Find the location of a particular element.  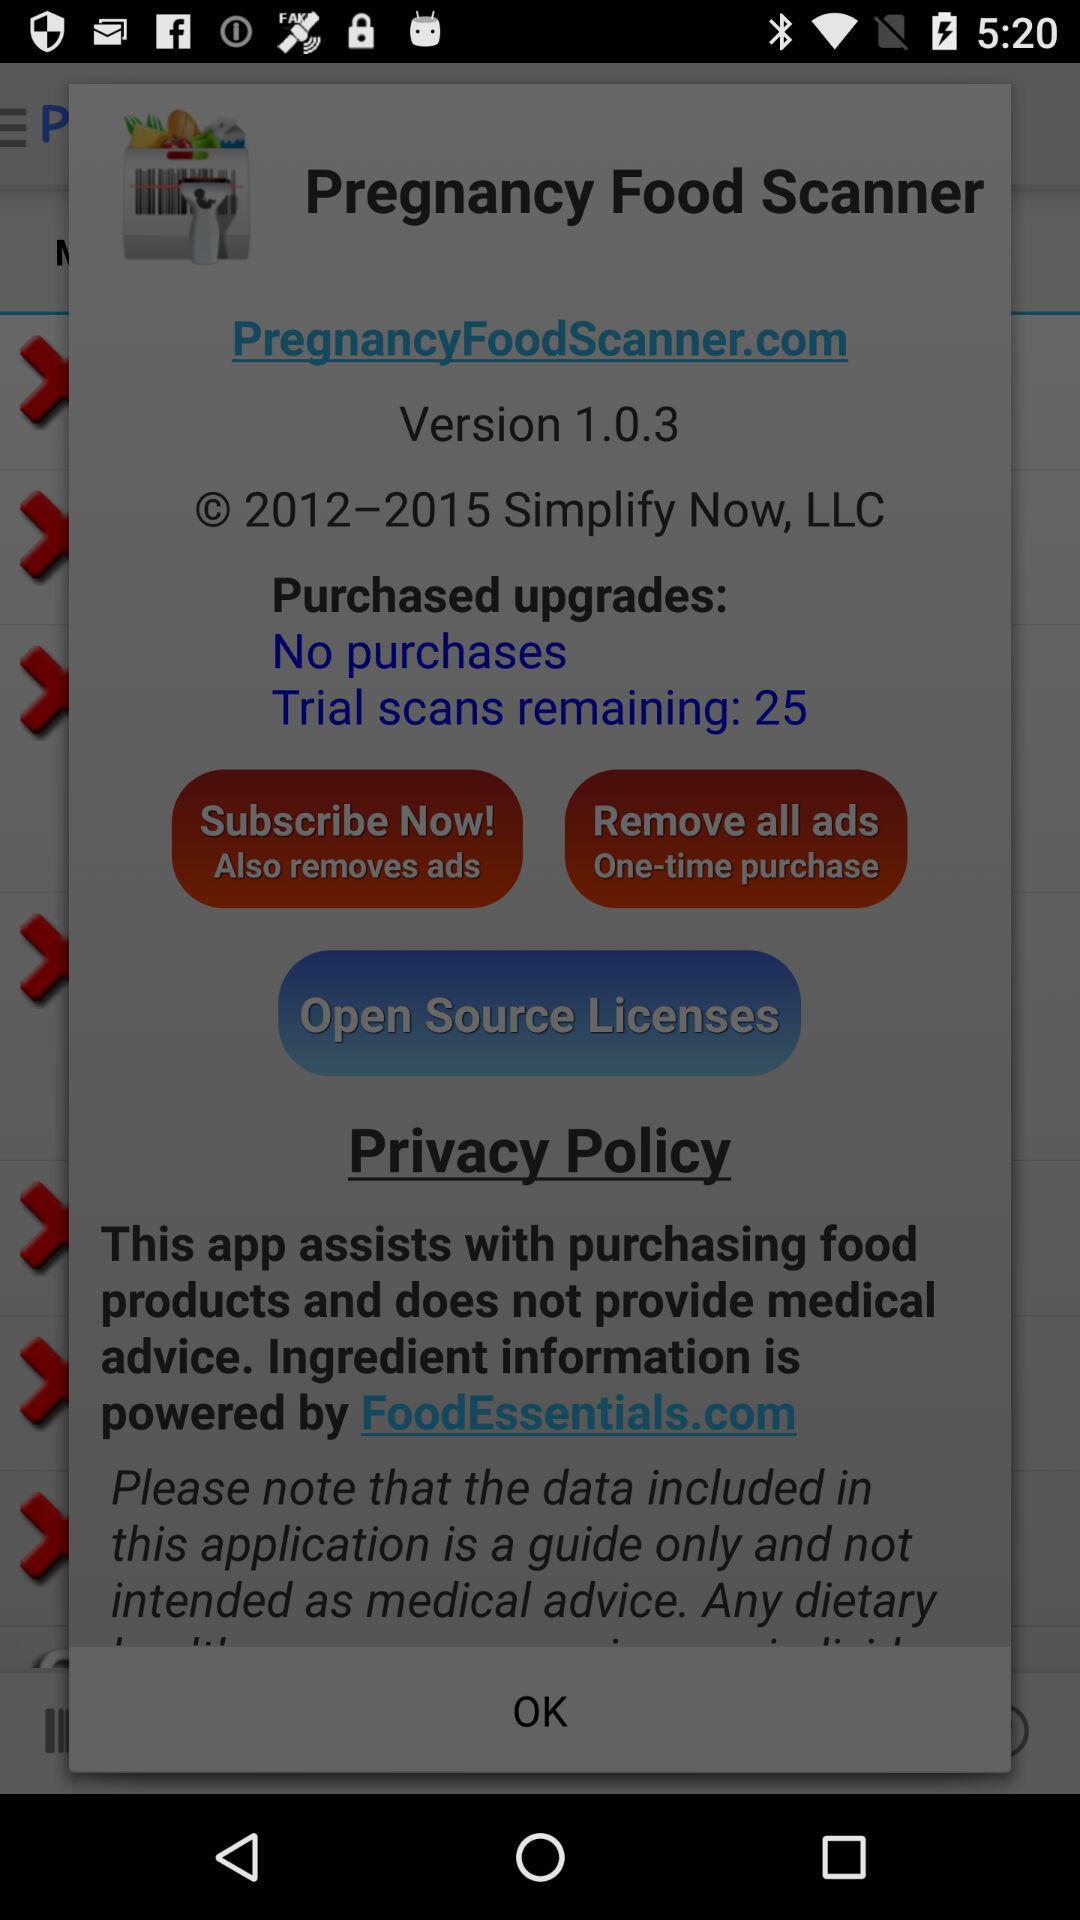

the this app assists app is located at coordinates (540, 1326).